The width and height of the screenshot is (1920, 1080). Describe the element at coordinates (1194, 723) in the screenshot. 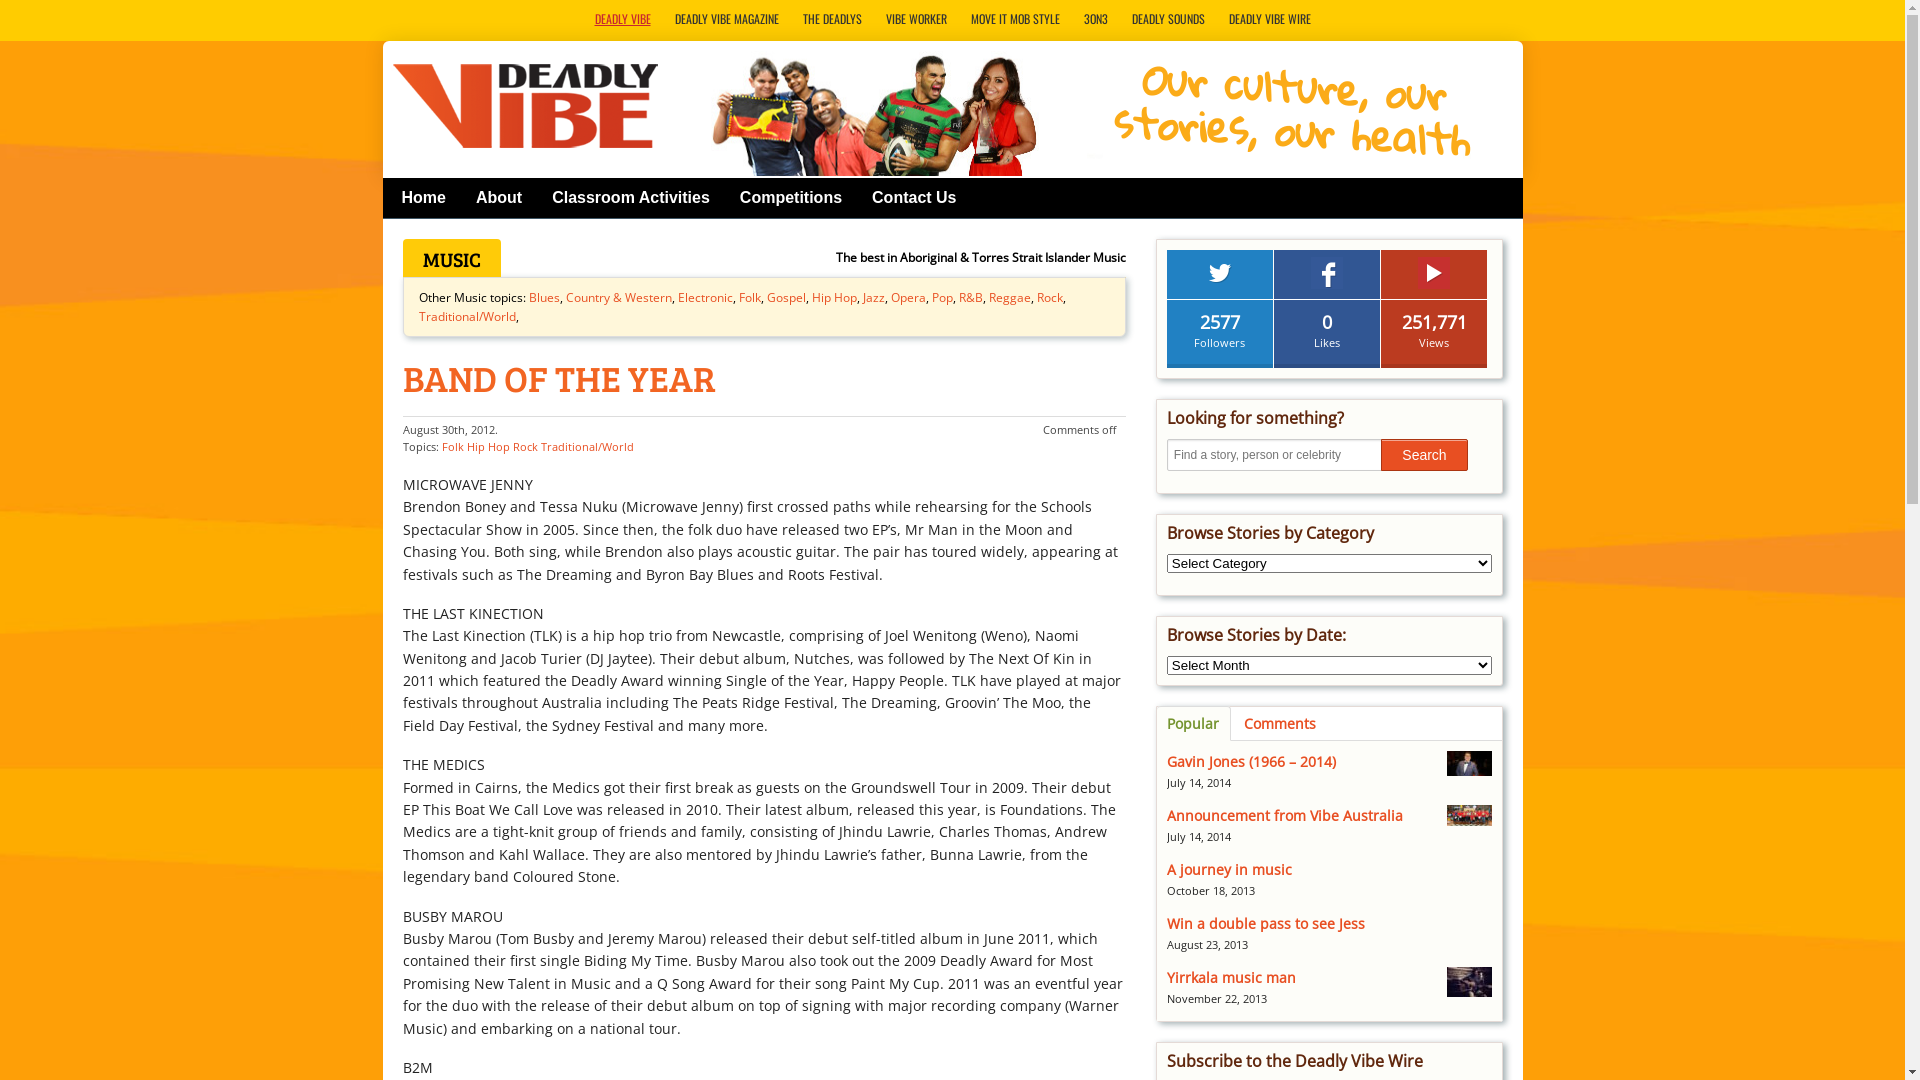

I see `'Popular'` at that location.